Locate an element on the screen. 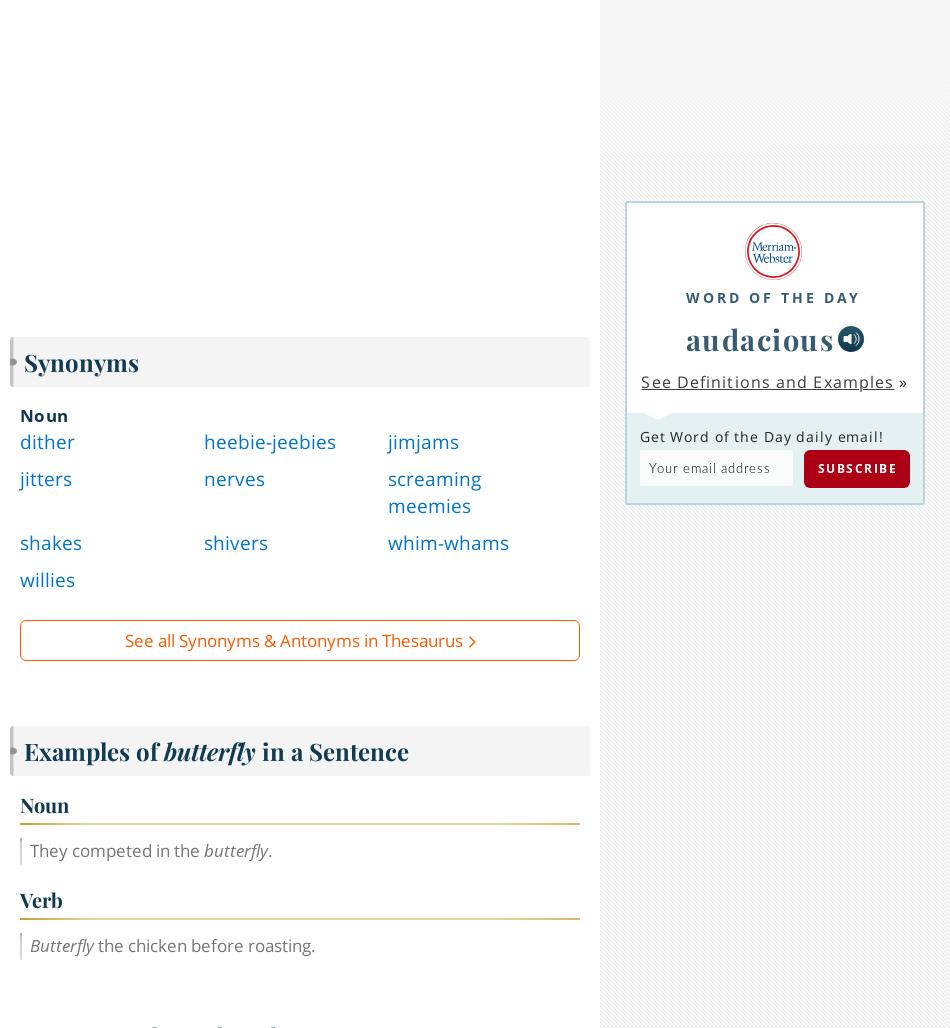 The height and width of the screenshot is (1028, 950). 'u' is located at coordinates (666, 963).